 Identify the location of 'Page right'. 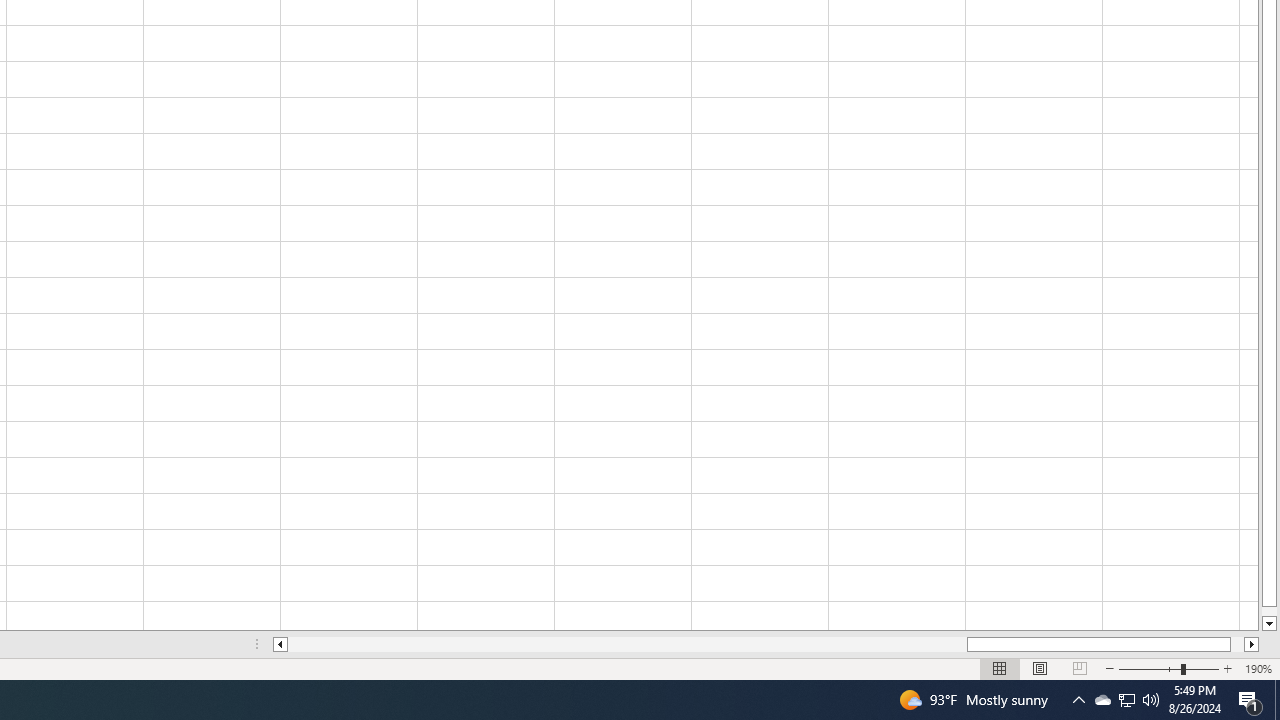
(1236, 644).